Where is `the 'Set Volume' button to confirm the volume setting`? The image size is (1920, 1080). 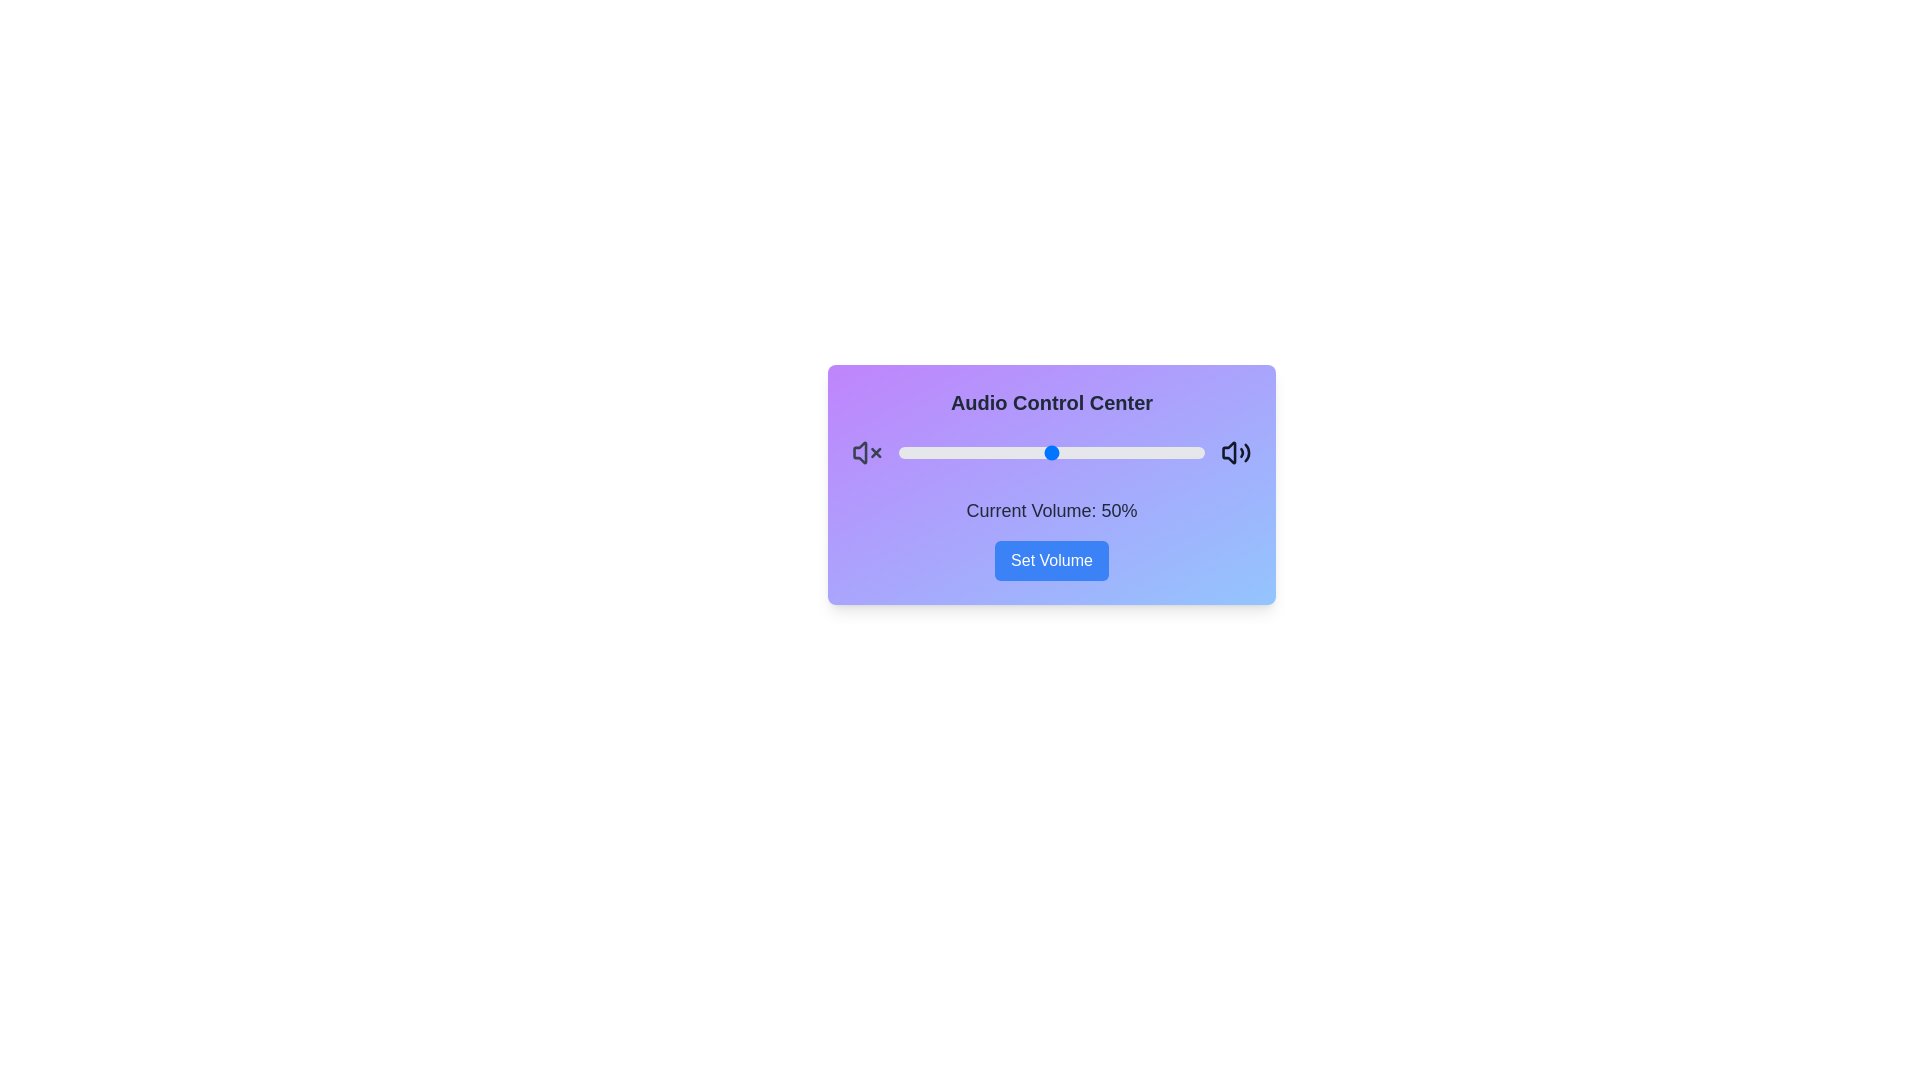
the 'Set Volume' button to confirm the volume setting is located at coordinates (1050, 560).